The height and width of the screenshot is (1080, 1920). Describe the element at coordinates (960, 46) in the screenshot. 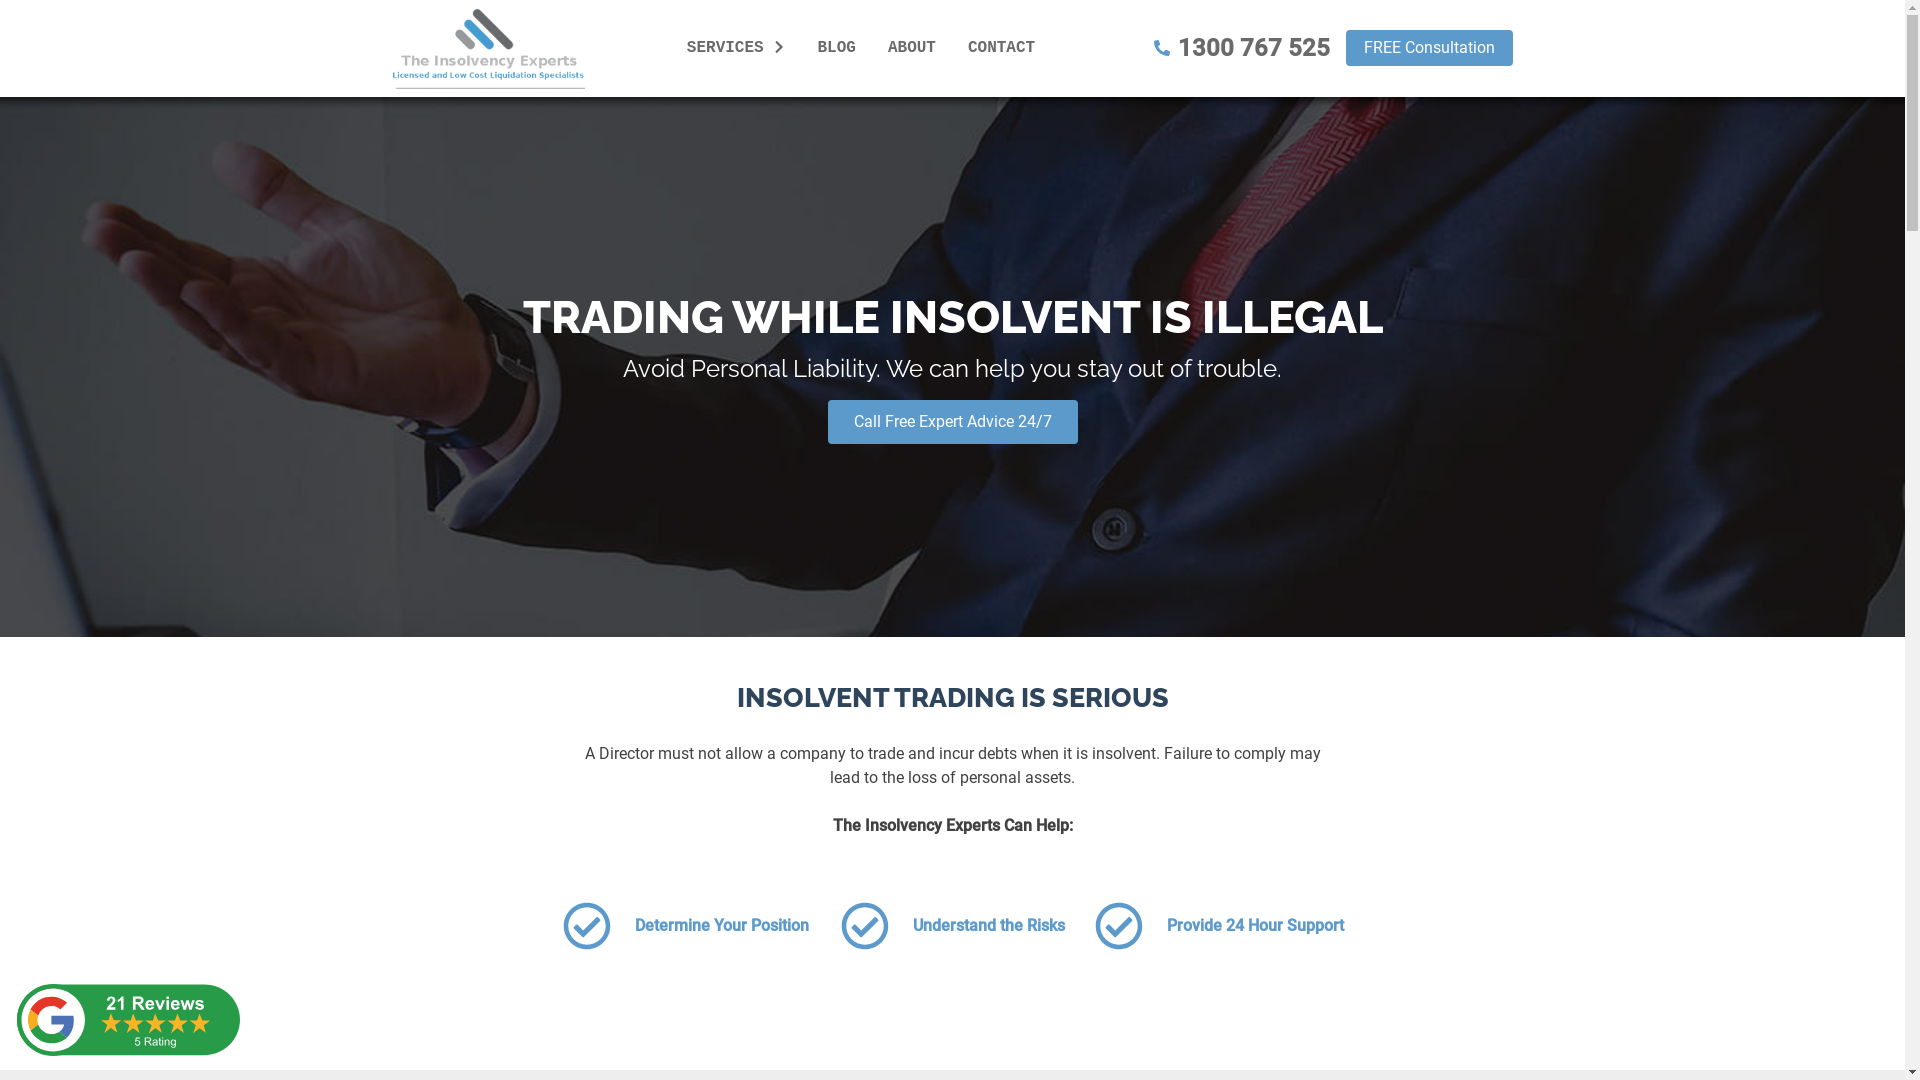

I see `'CONTACT'` at that location.